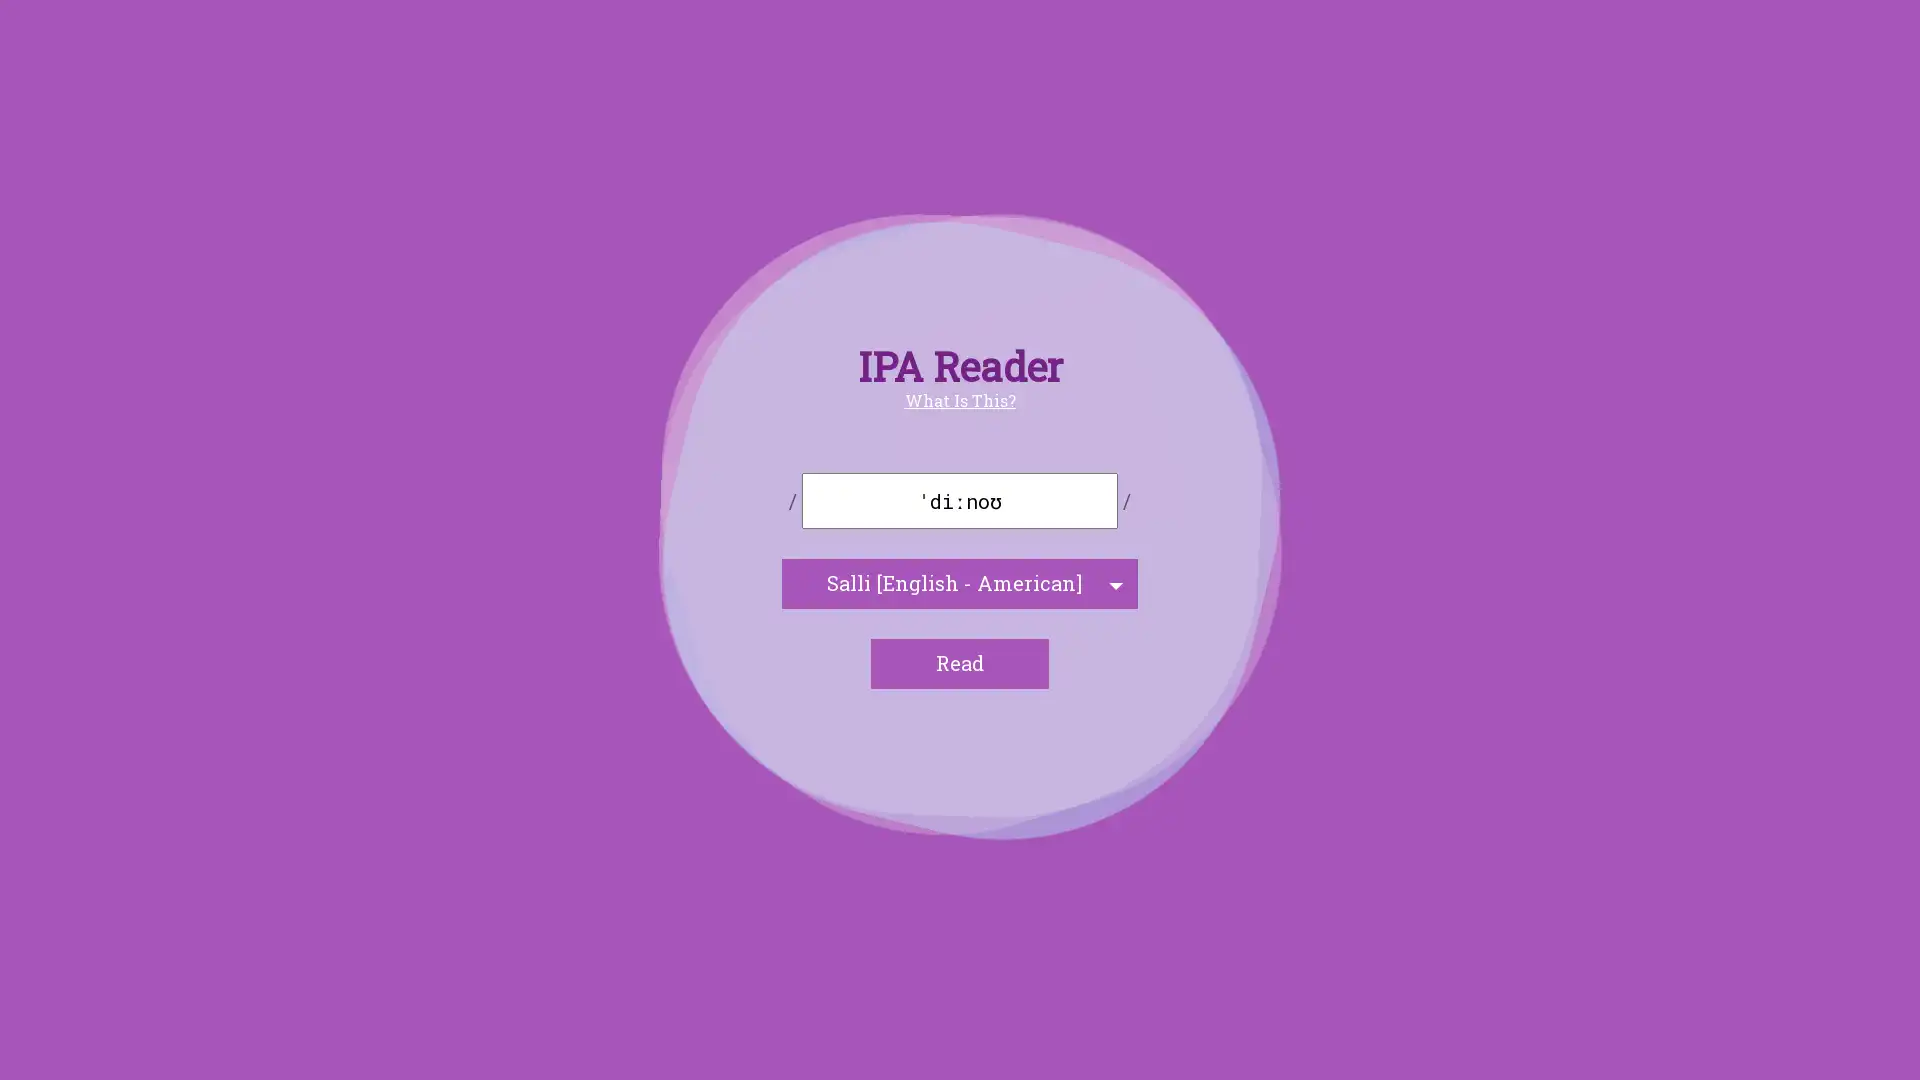 Image resolution: width=1920 pixels, height=1080 pixels. Describe the element at coordinates (960, 663) in the screenshot. I see `Read` at that location.